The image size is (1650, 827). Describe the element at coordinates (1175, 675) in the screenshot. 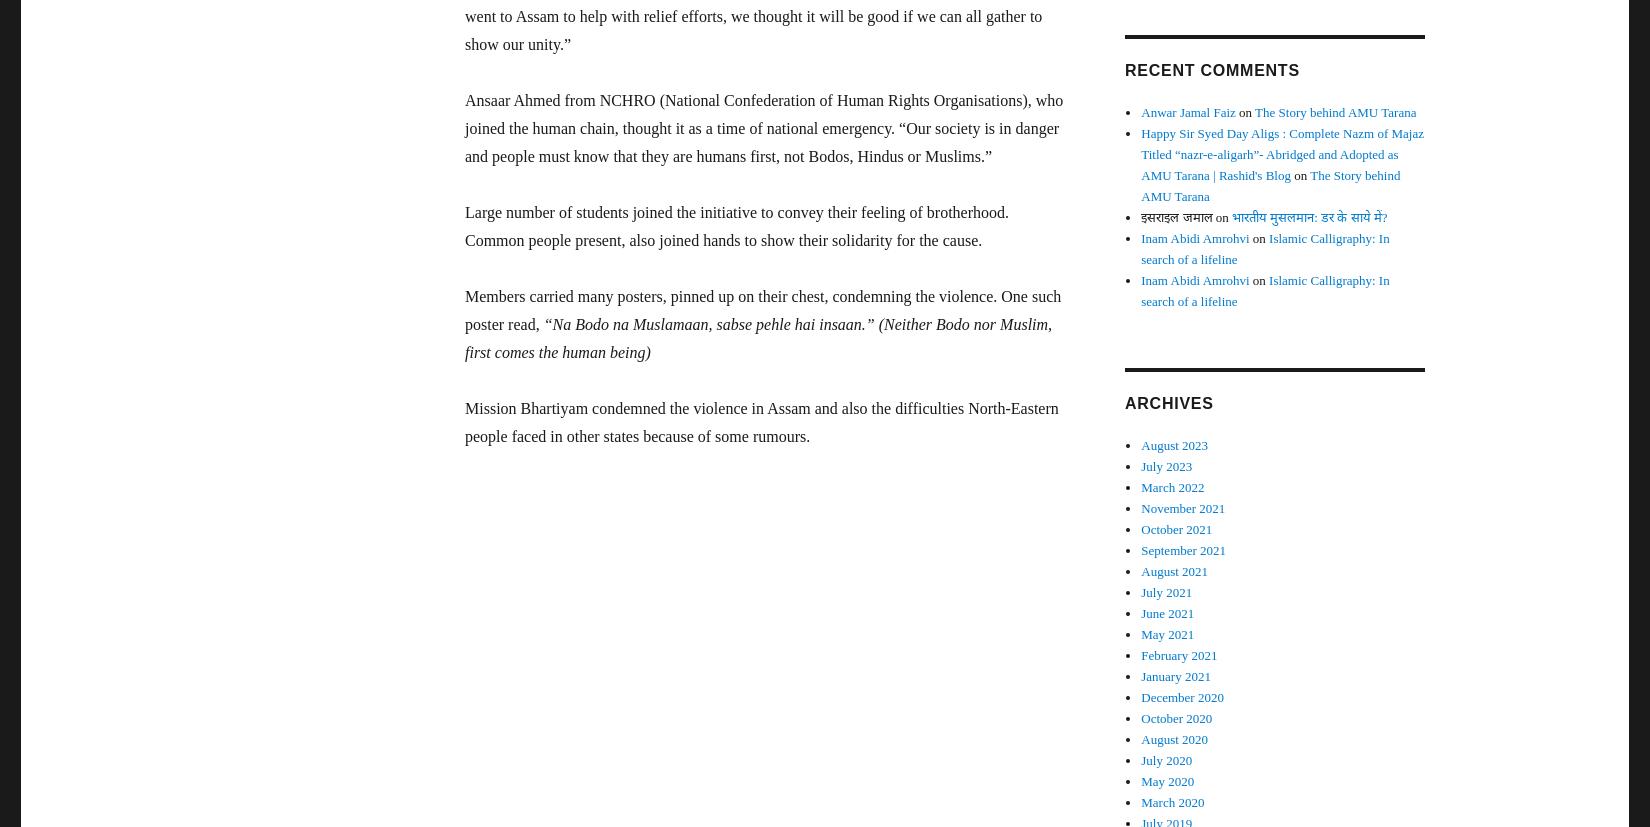

I see `'January 2021'` at that location.